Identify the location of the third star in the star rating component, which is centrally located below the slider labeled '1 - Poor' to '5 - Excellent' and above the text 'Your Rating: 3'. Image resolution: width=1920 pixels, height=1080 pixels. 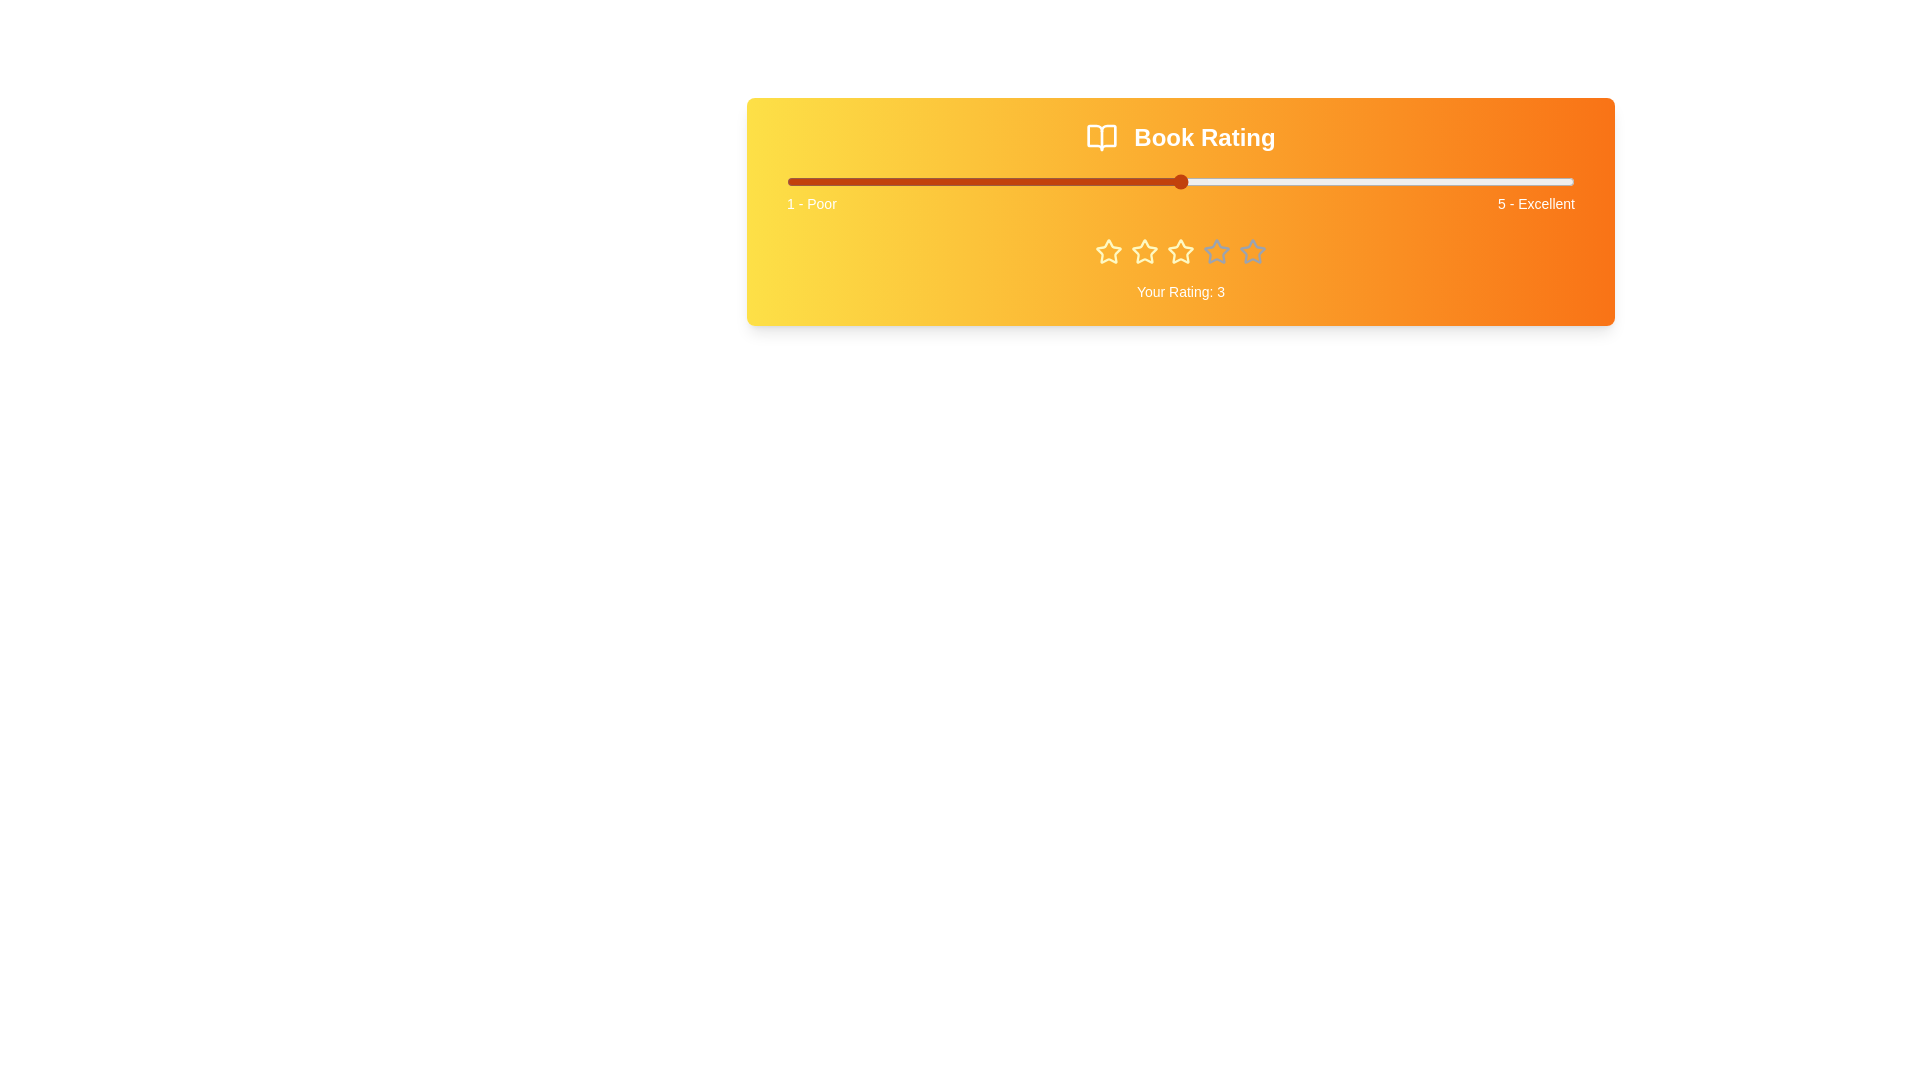
(1180, 250).